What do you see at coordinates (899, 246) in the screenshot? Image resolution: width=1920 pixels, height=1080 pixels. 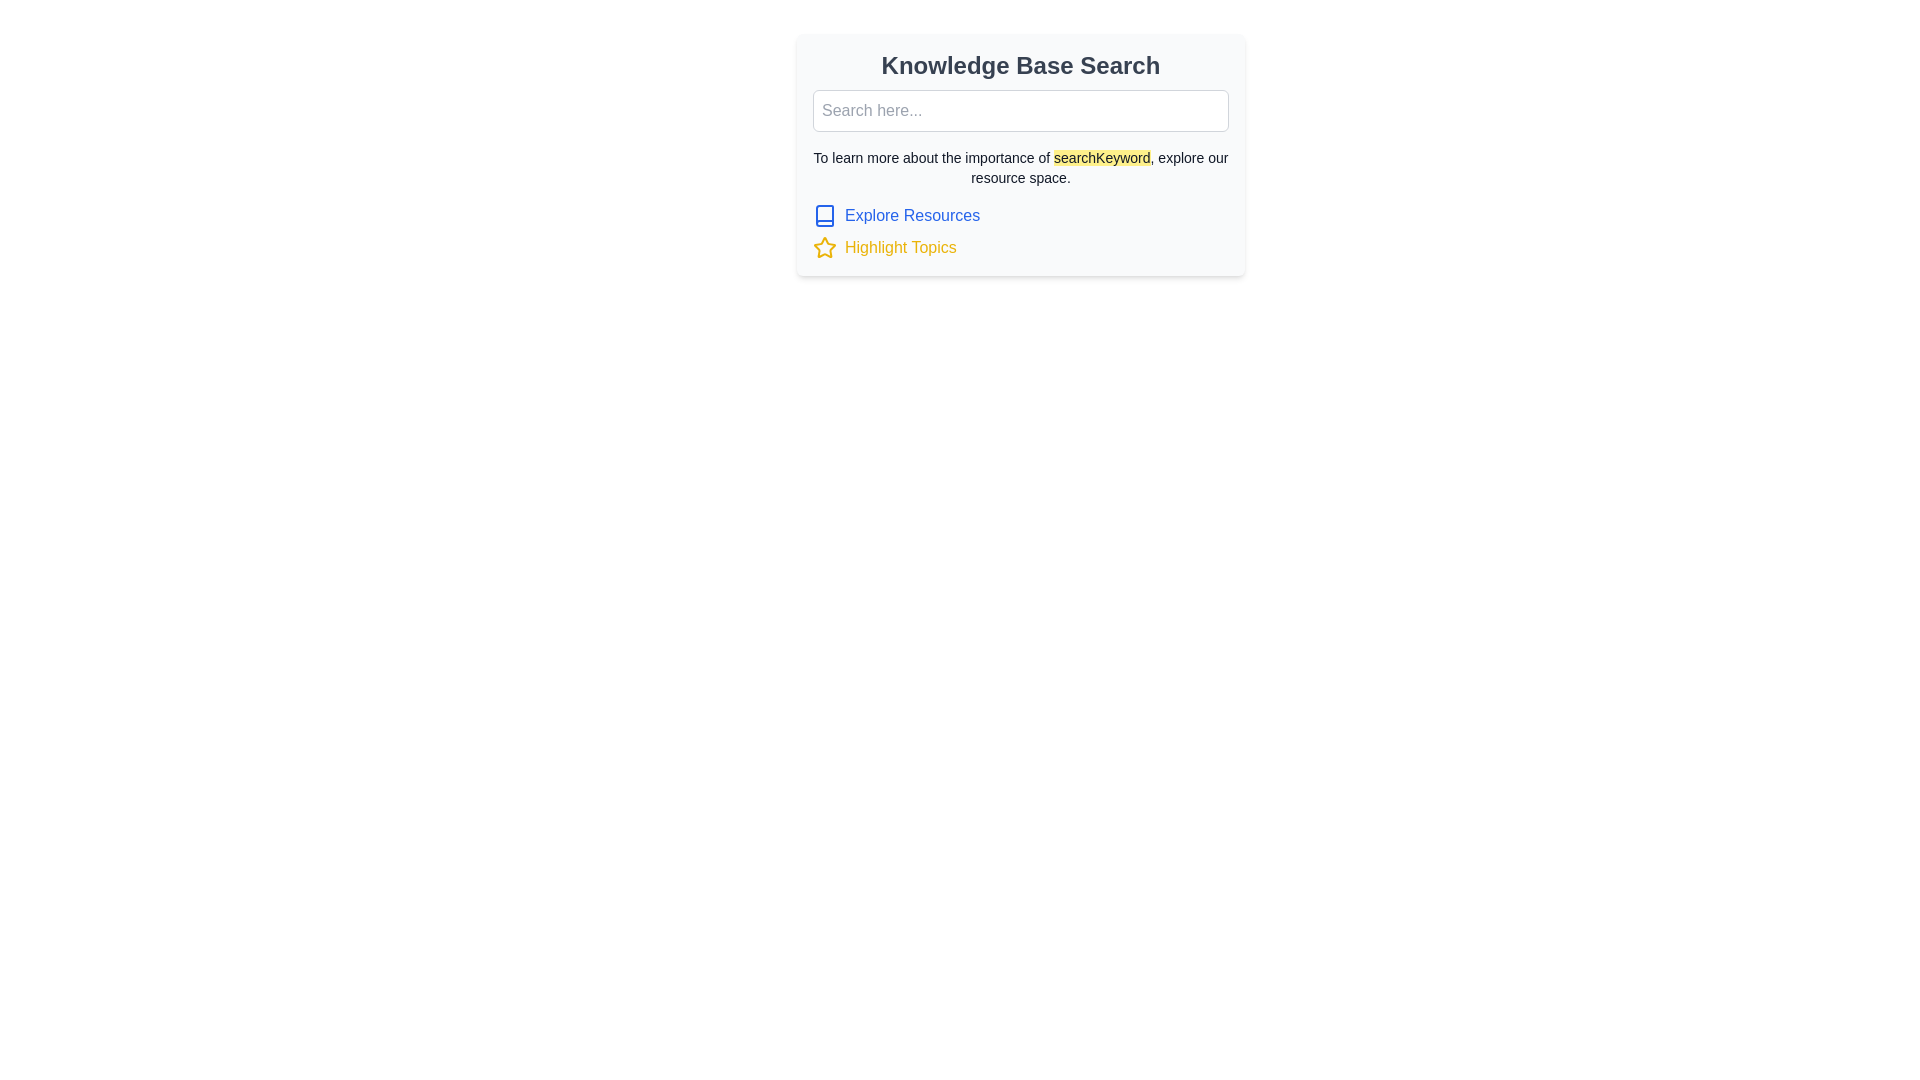 I see `the text label reading 'Highlight Topics', which is prominently displayed in golden-yellow color next to a star icon, positioned below 'Explore Resources' in the 'Knowledge Base Search' section` at bounding box center [899, 246].